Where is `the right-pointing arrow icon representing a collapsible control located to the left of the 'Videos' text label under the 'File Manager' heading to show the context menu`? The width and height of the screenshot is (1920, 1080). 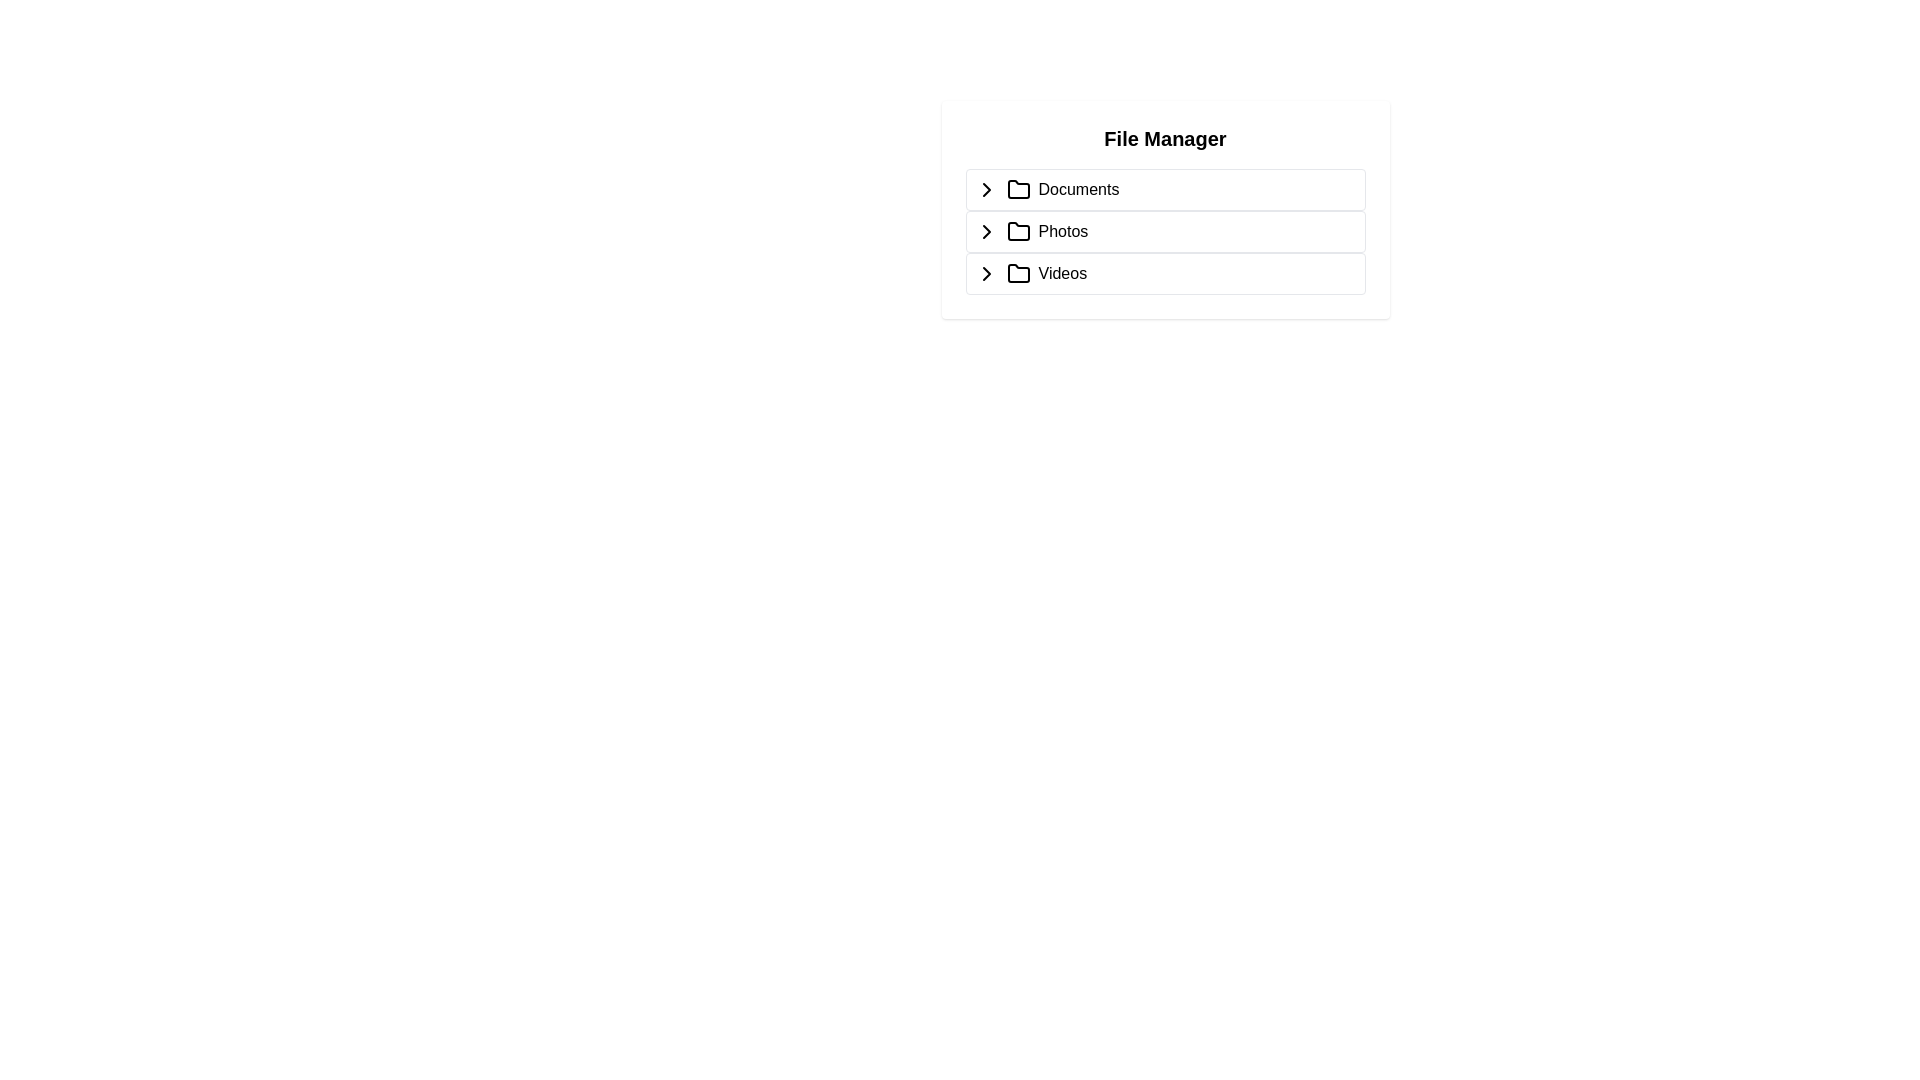 the right-pointing arrow icon representing a collapsible control located to the left of the 'Videos' text label under the 'File Manager' heading to show the context menu is located at coordinates (986, 273).